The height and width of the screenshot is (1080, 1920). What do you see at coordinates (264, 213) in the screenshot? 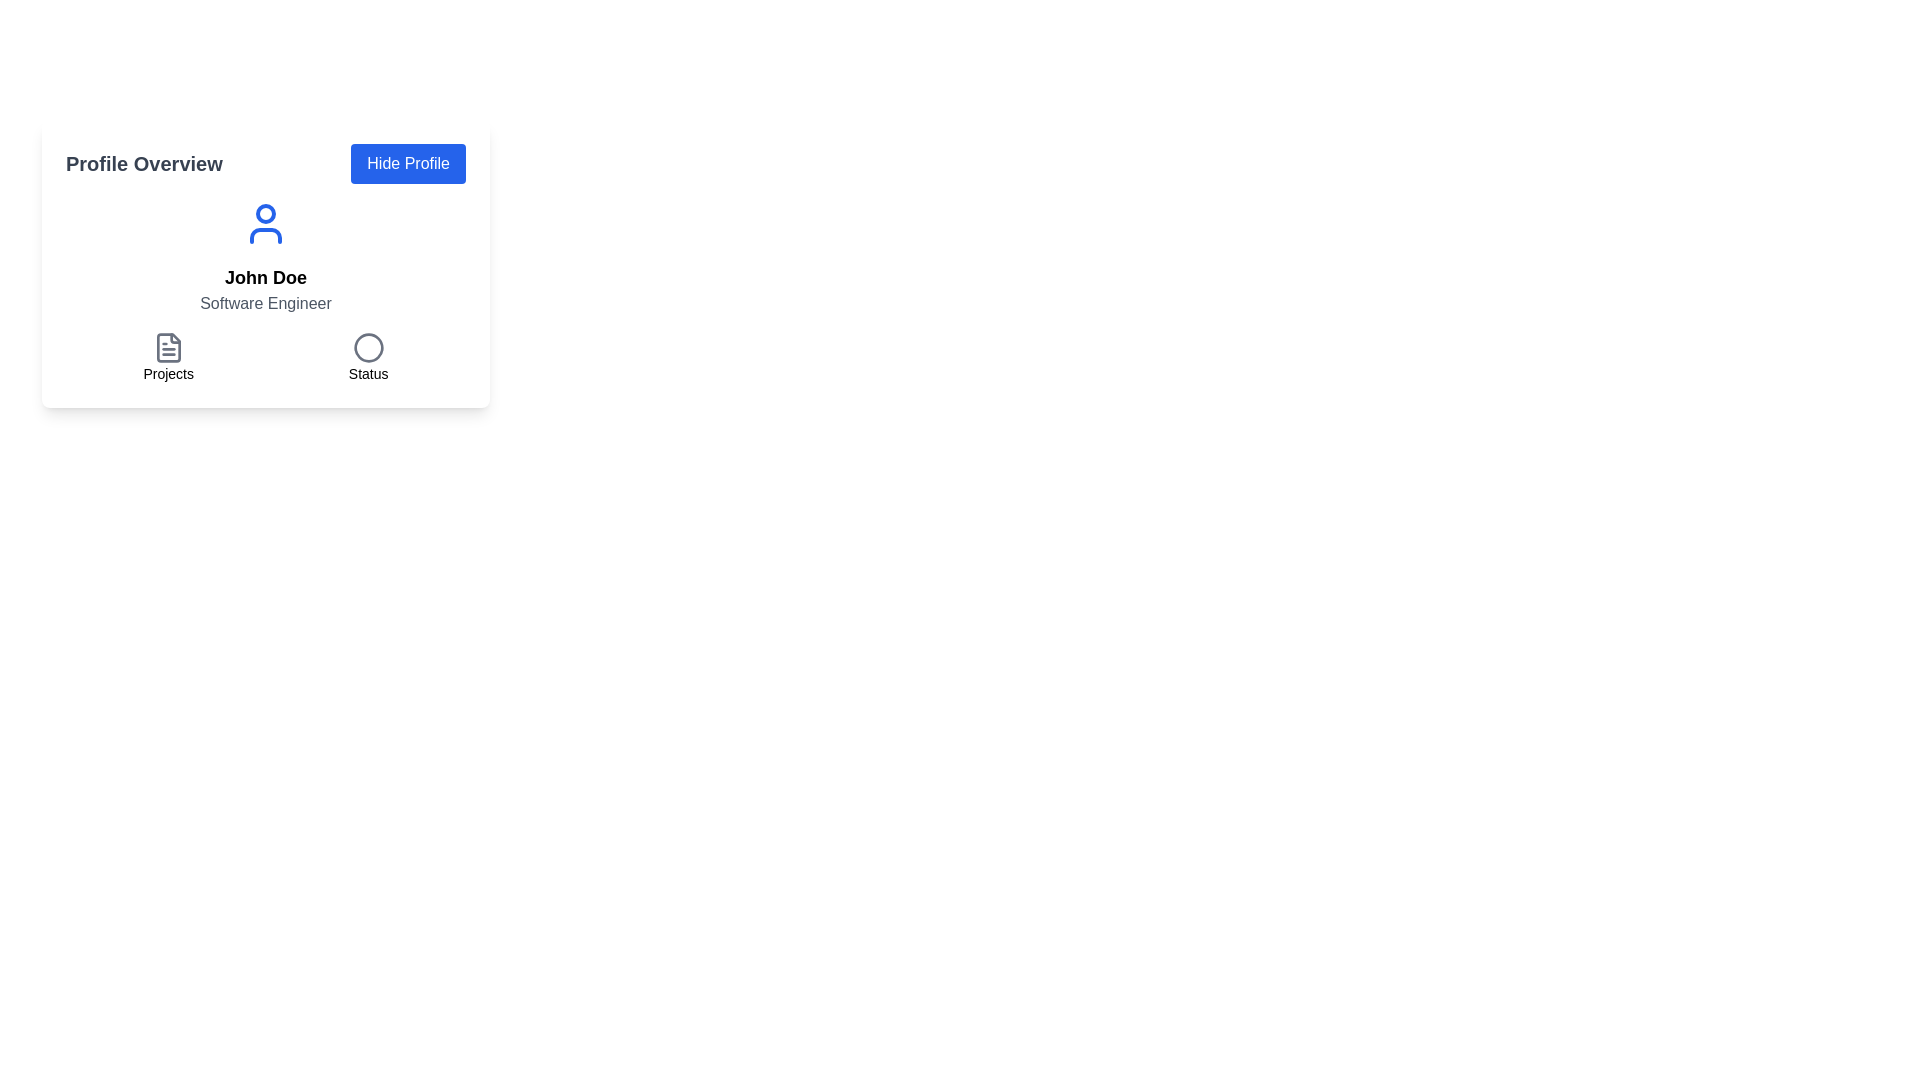
I see `the small circular illustration within the user profile icon, which is part of the avatar icon depicting a person, located at the top-center of the profile card` at bounding box center [264, 213].